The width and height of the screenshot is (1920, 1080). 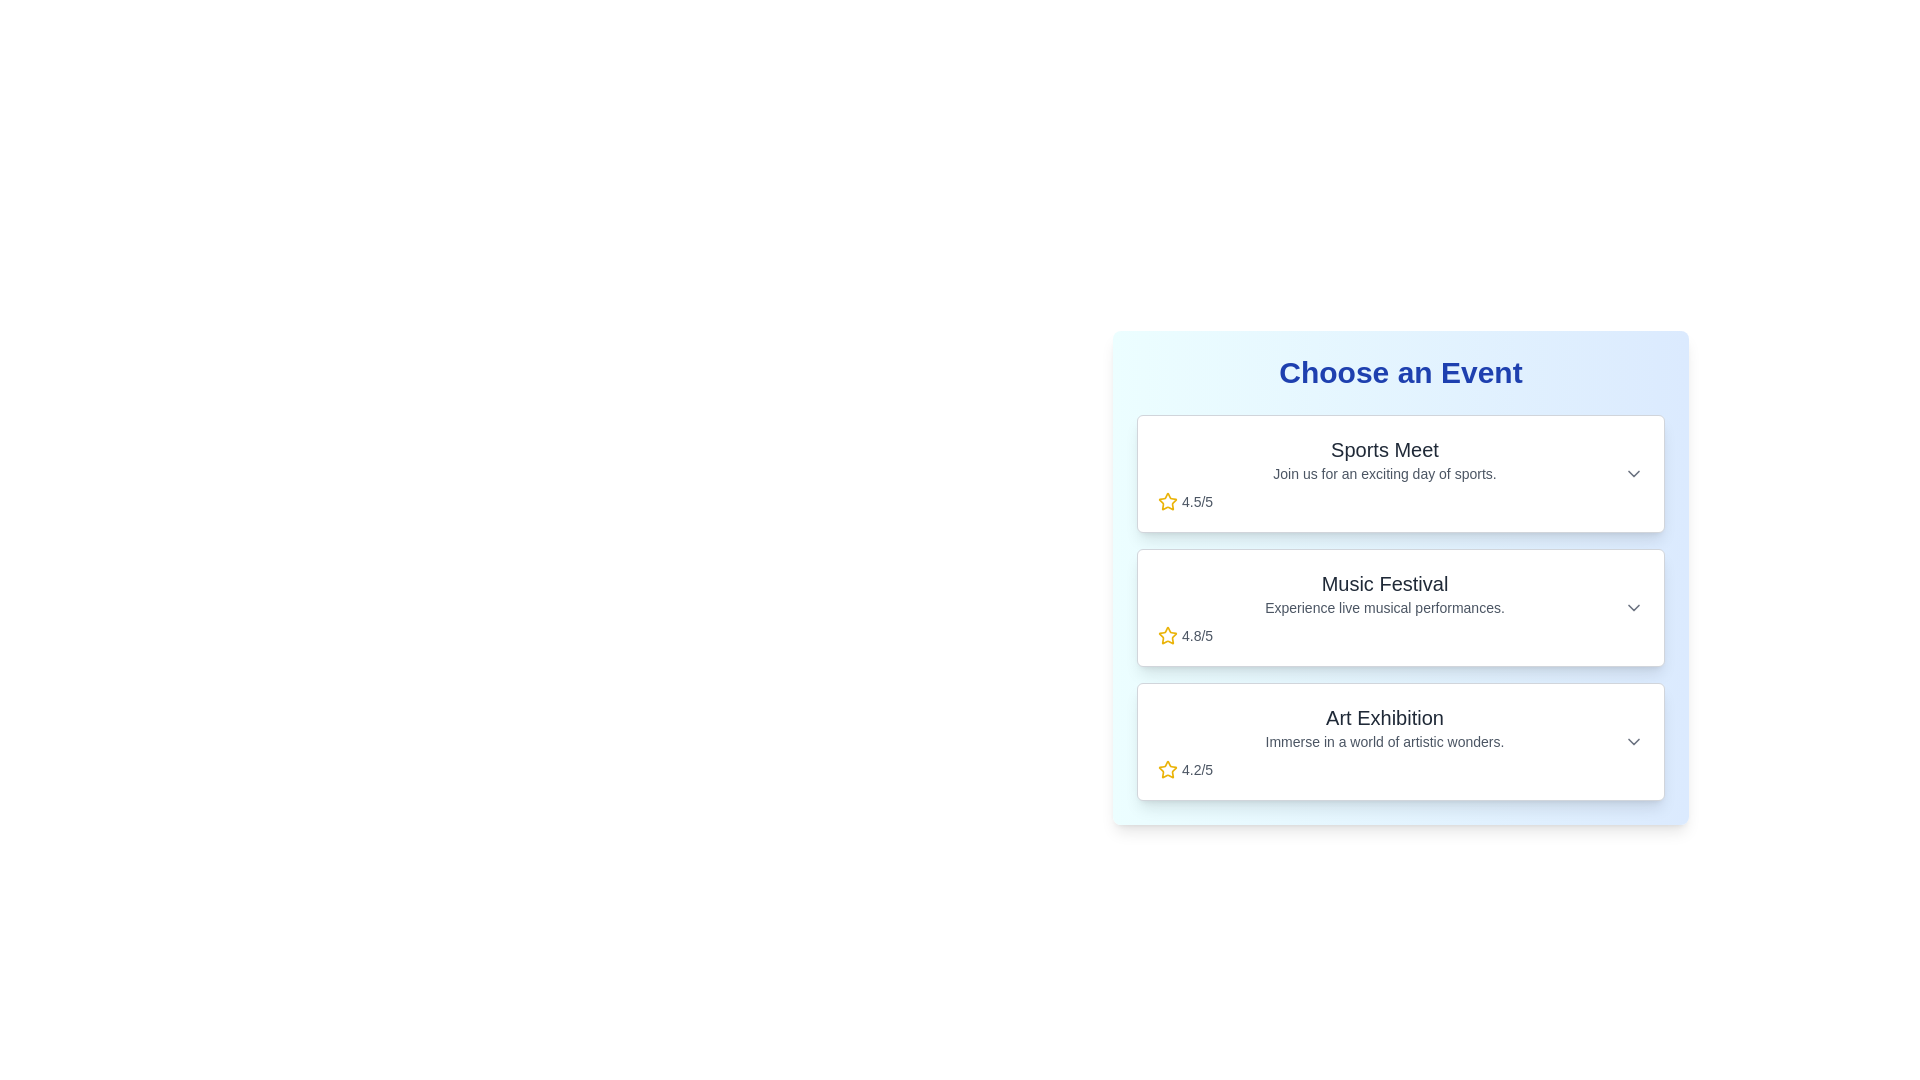 I want to click on the rating score displayed as static text for the 'Music Festival' event, located immediately to the right of the yellow star icon in the center of the event card, so click(x=1197, y=636).